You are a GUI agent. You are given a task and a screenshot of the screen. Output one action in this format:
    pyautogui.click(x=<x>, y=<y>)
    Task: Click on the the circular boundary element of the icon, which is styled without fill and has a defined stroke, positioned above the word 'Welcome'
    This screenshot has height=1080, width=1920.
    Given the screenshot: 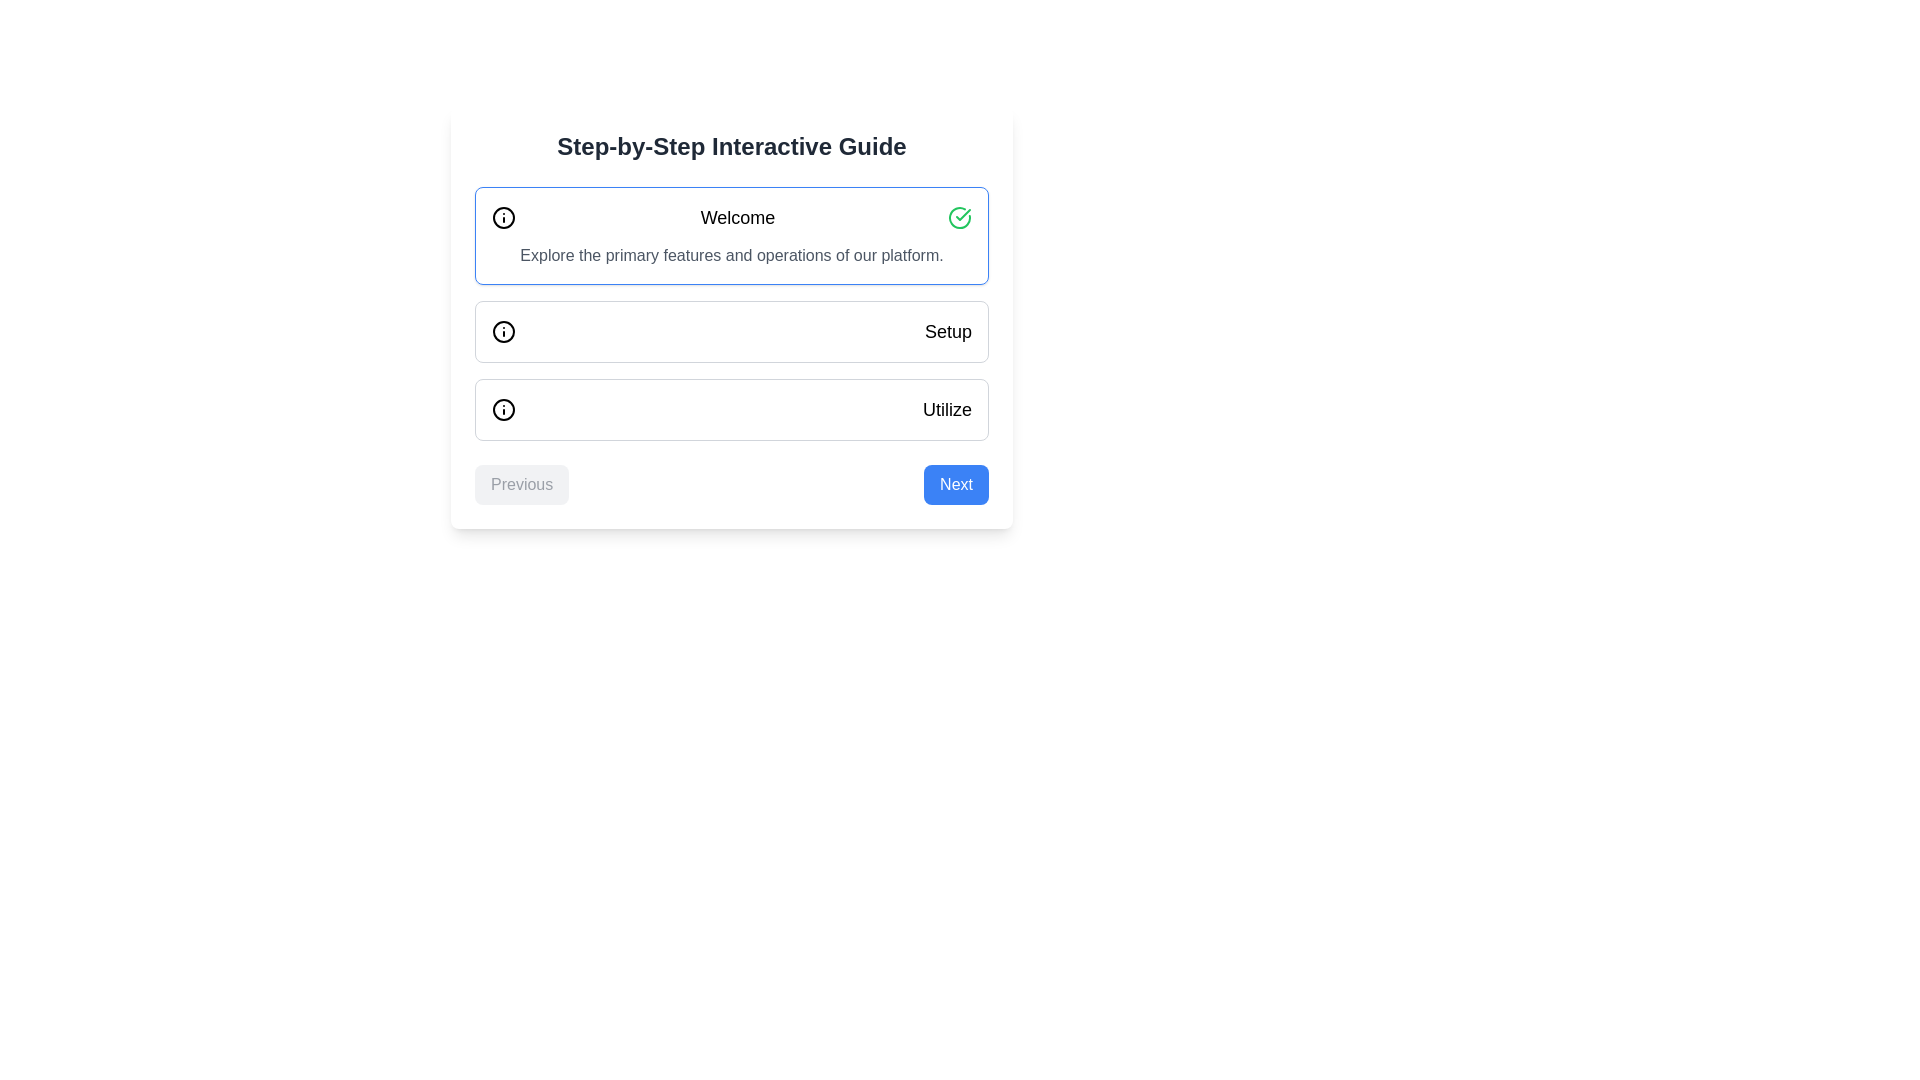 What is the action you would take?
    pyautogui.click(x=504, y=218)
    